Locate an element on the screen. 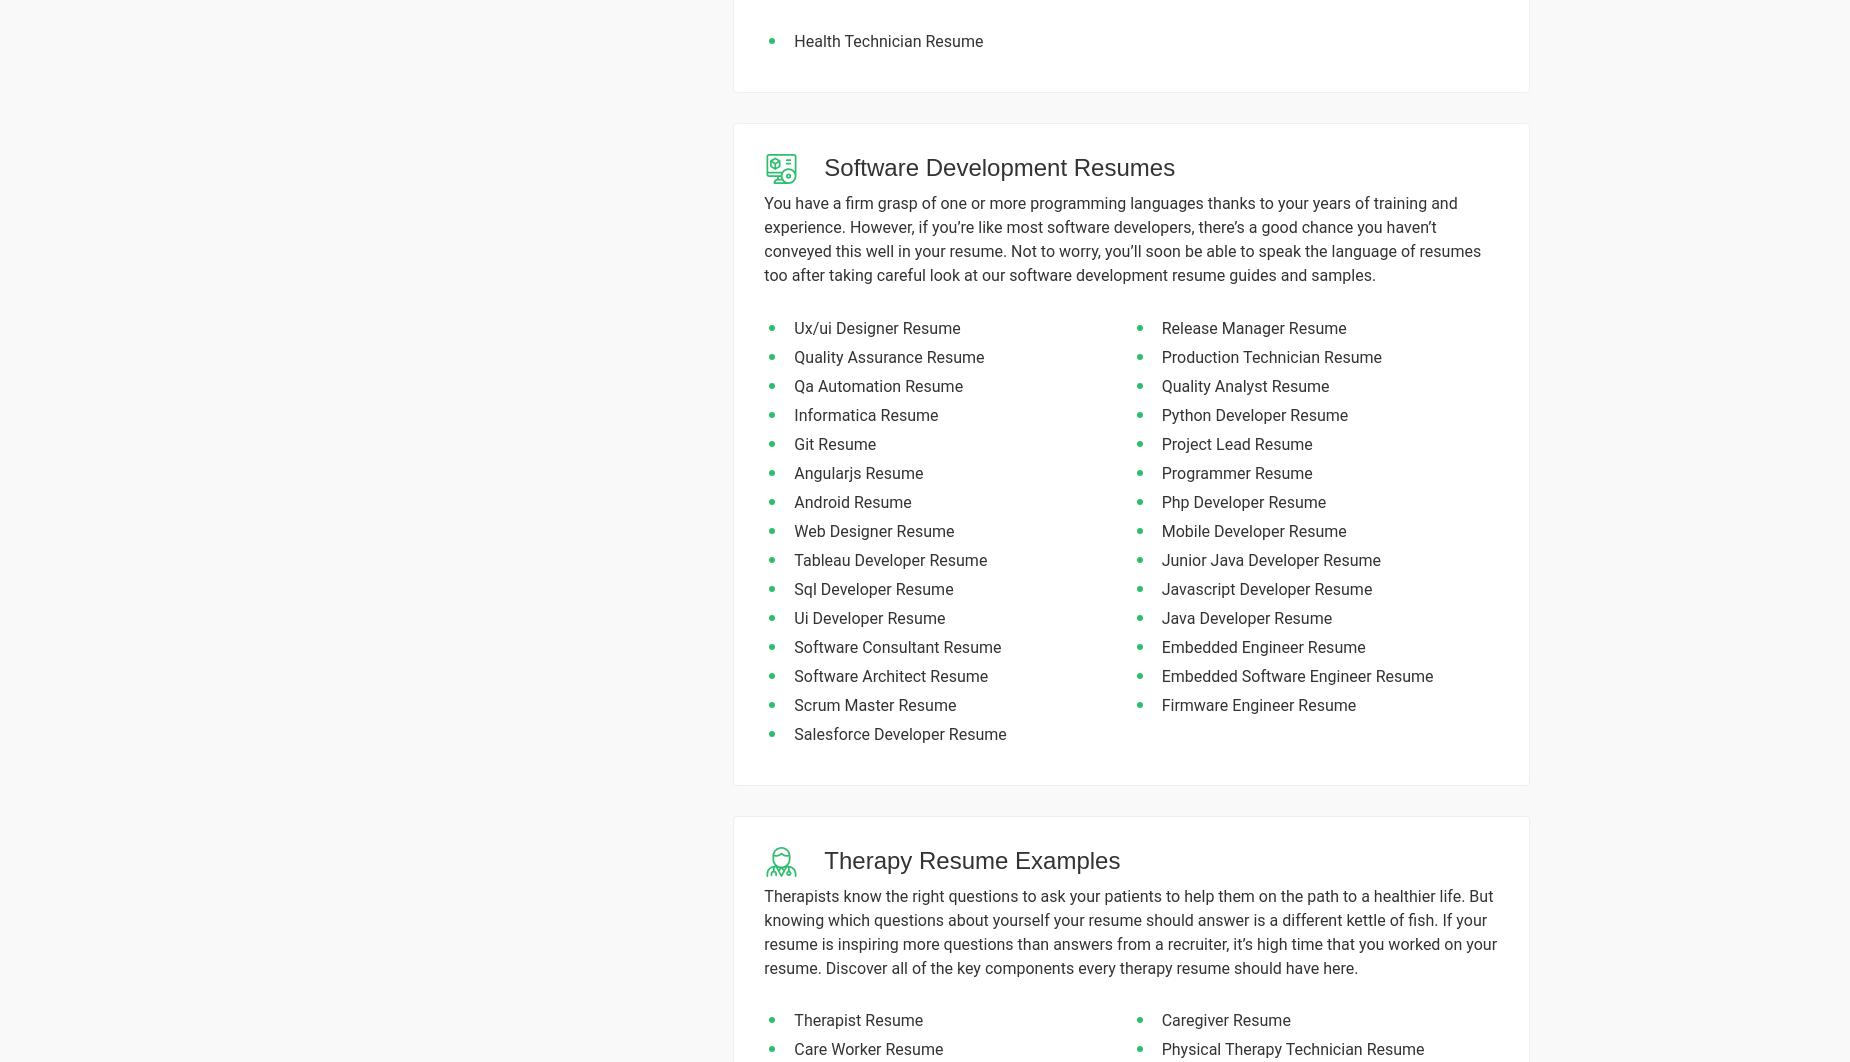 This screenshot has width=1850, height=1062. 'Project Lead Resume' is located at coordinates (1235, 442).